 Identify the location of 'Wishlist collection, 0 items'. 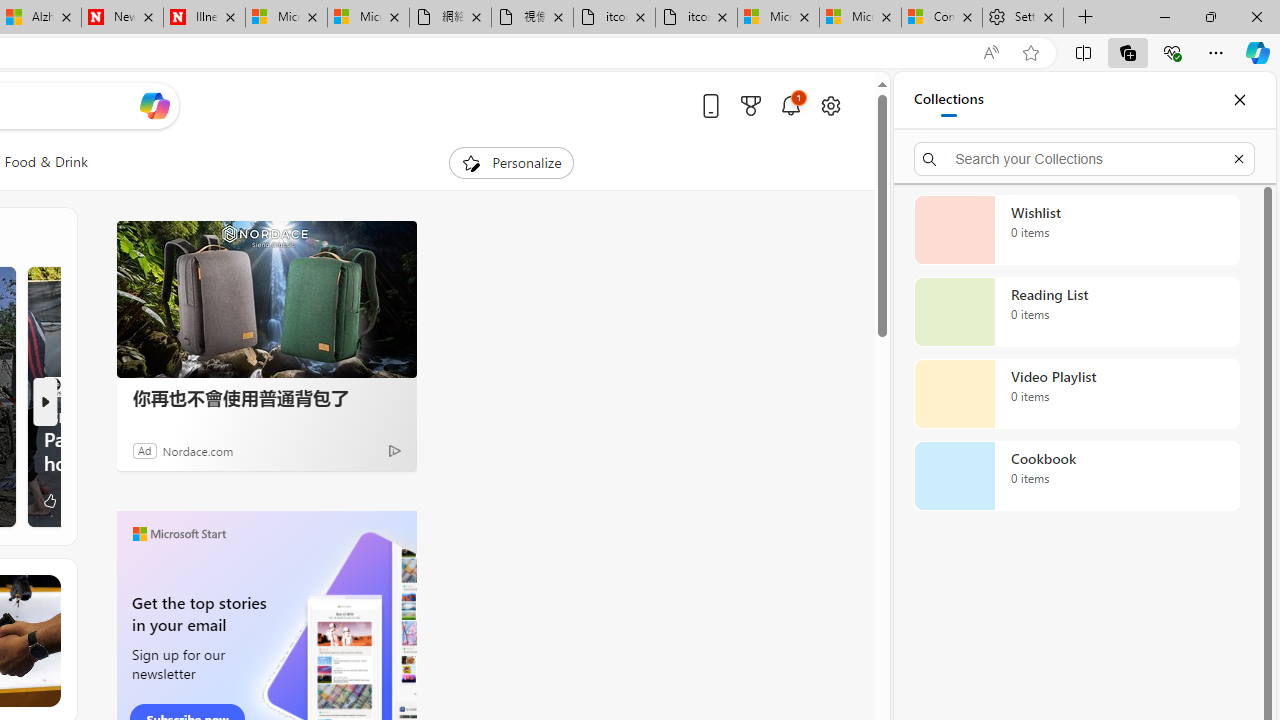
(1076, 229).